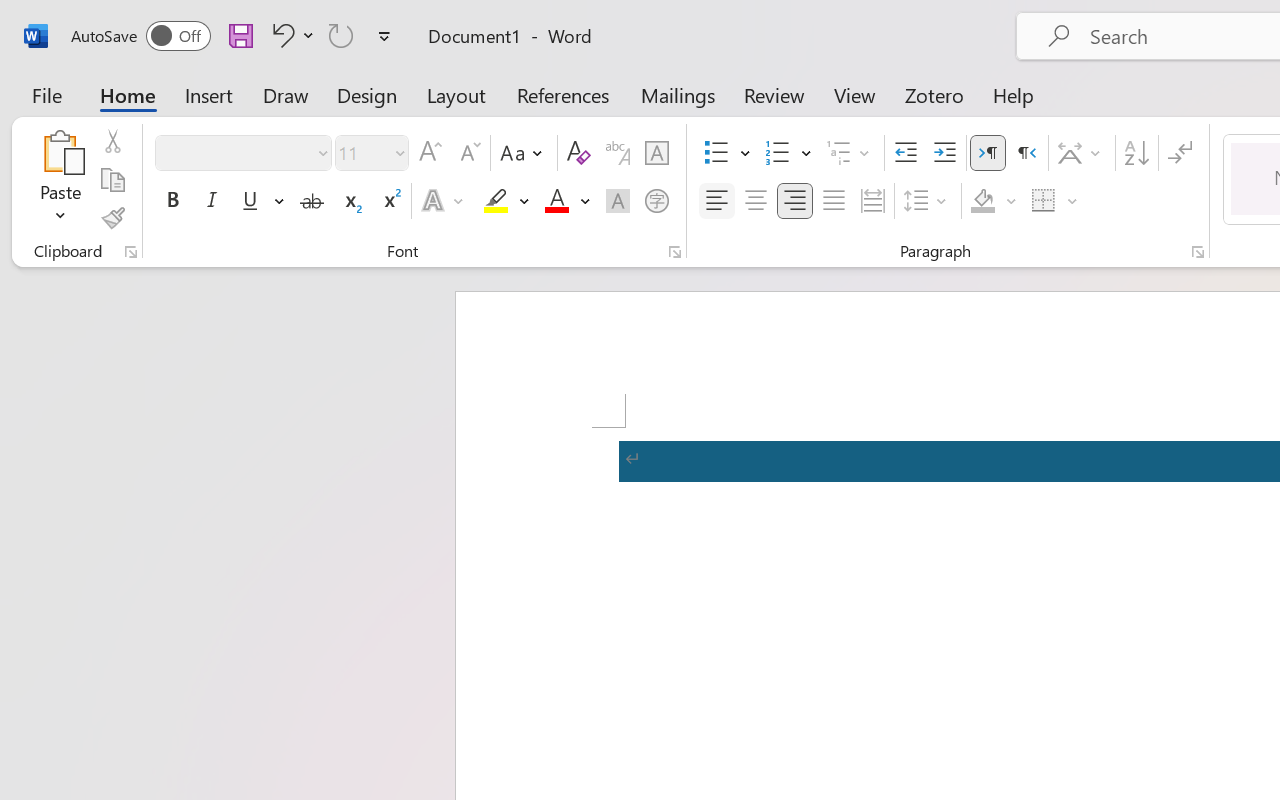 Image resolution: width=1280 pixels, height=800 pixels. Describe the element at coordinates (988, 153) in the screenshot. I see `'Left-to-Right'` at that location.